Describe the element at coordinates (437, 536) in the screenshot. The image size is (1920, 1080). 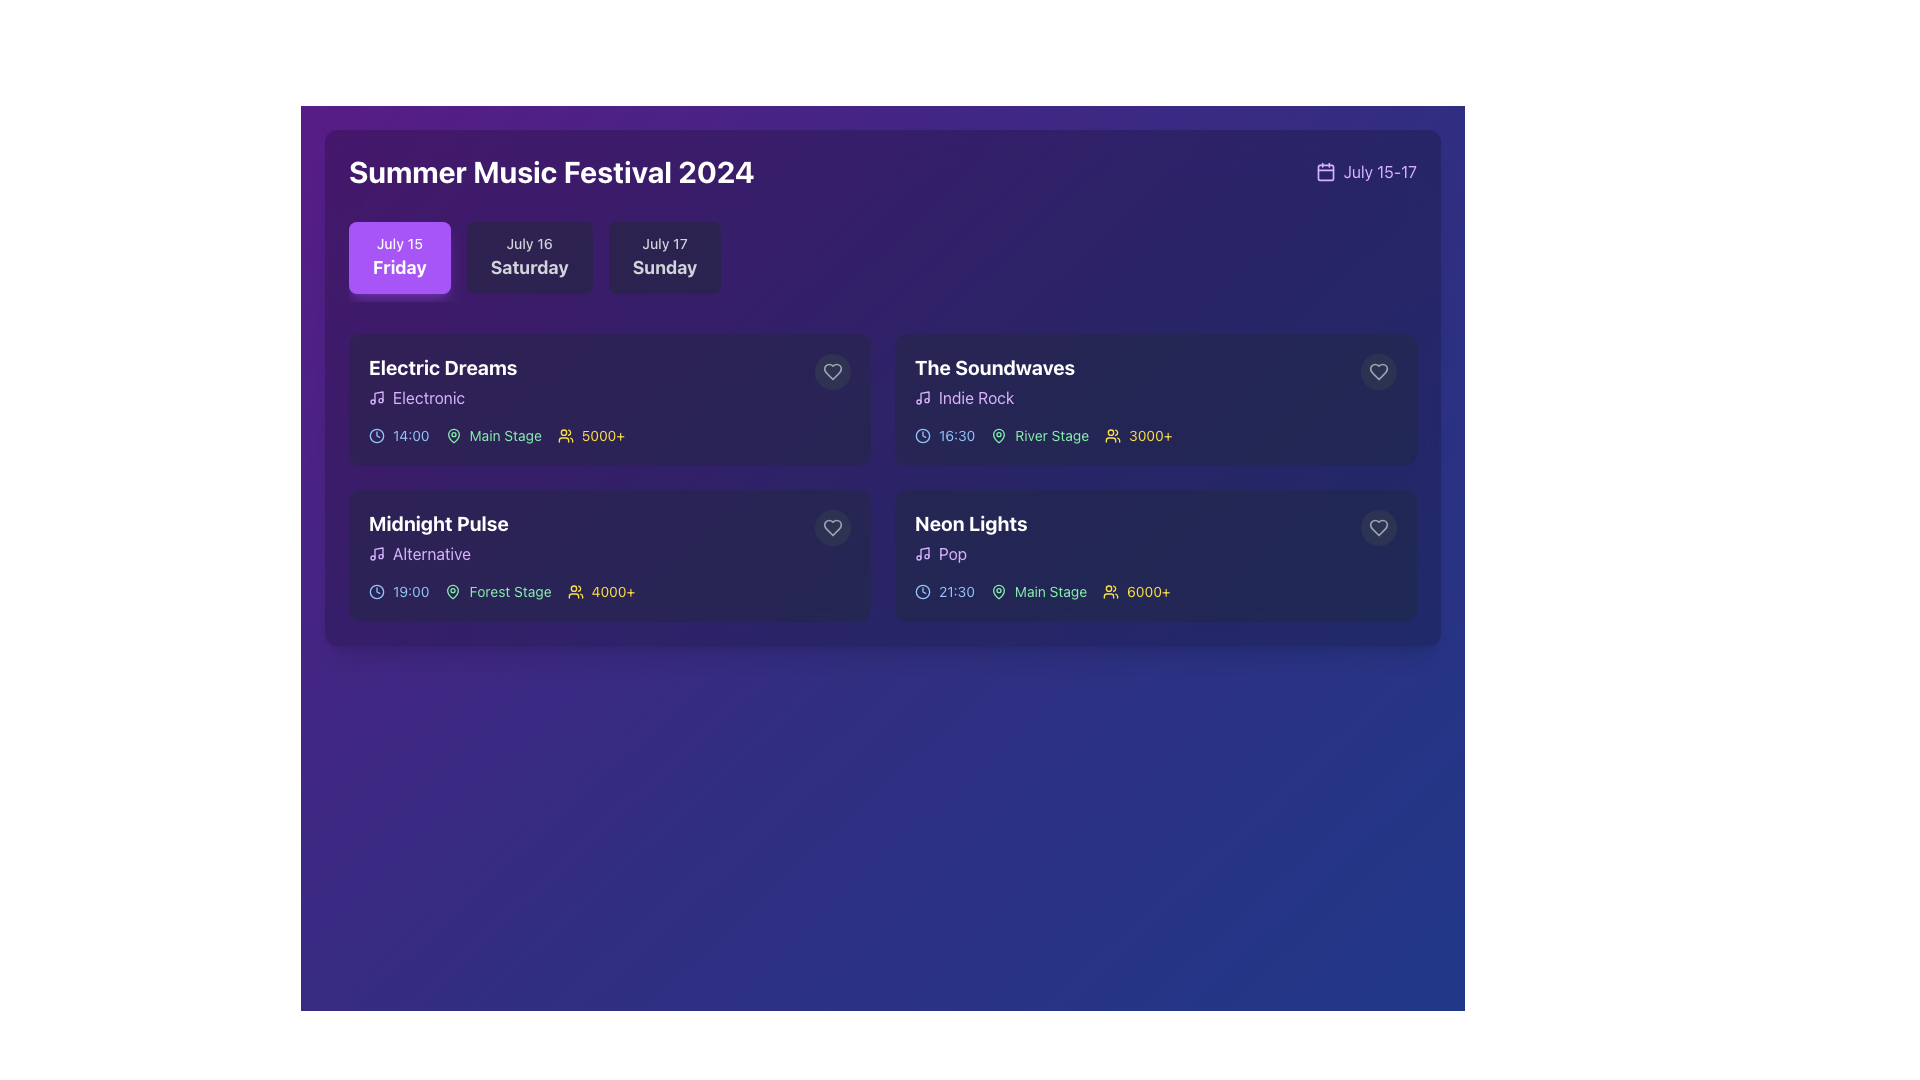
I see `the text element group that serves as the title and genre descriptor for the 'Midnight Pulse' event in the music festival lineup, located in the bottom-left quadrant of the 2x2 grid layout` at that location.